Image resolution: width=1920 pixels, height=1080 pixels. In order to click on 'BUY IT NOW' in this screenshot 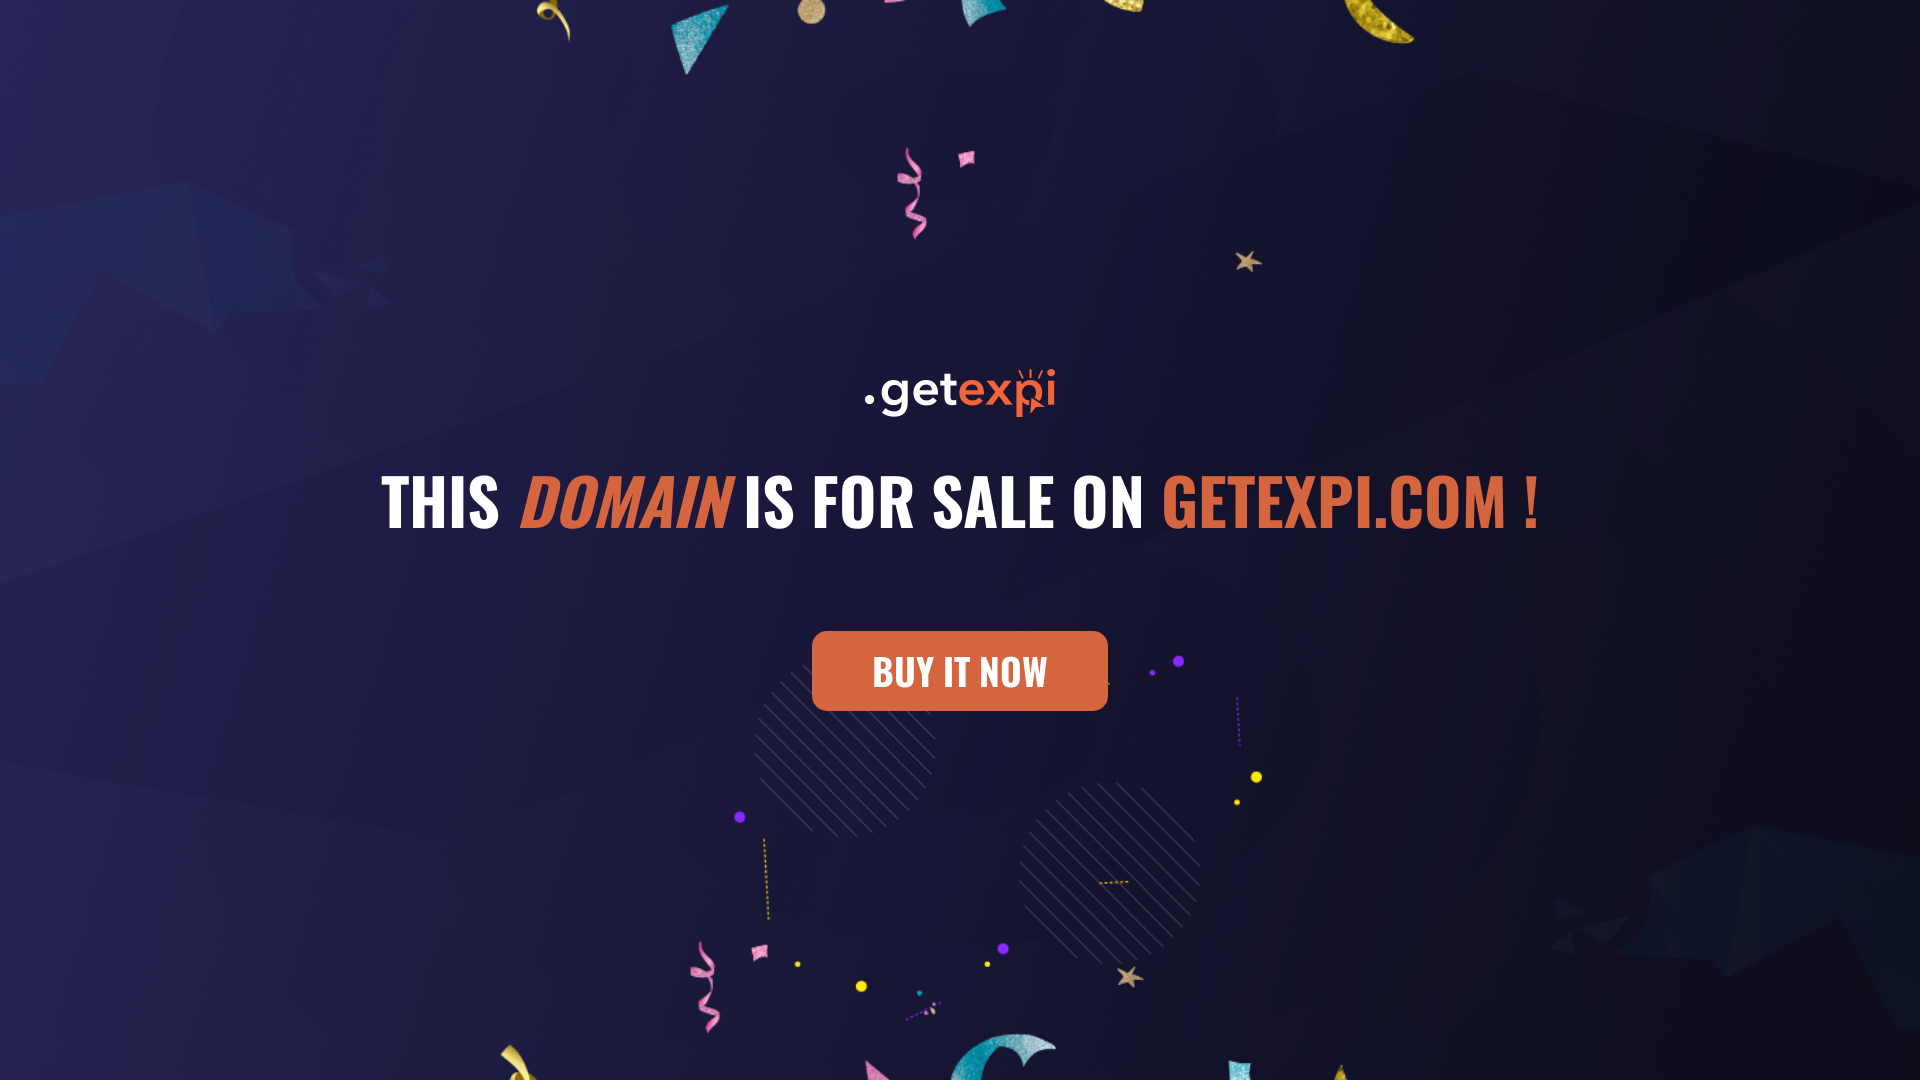, I will do `click(960, 678)`.